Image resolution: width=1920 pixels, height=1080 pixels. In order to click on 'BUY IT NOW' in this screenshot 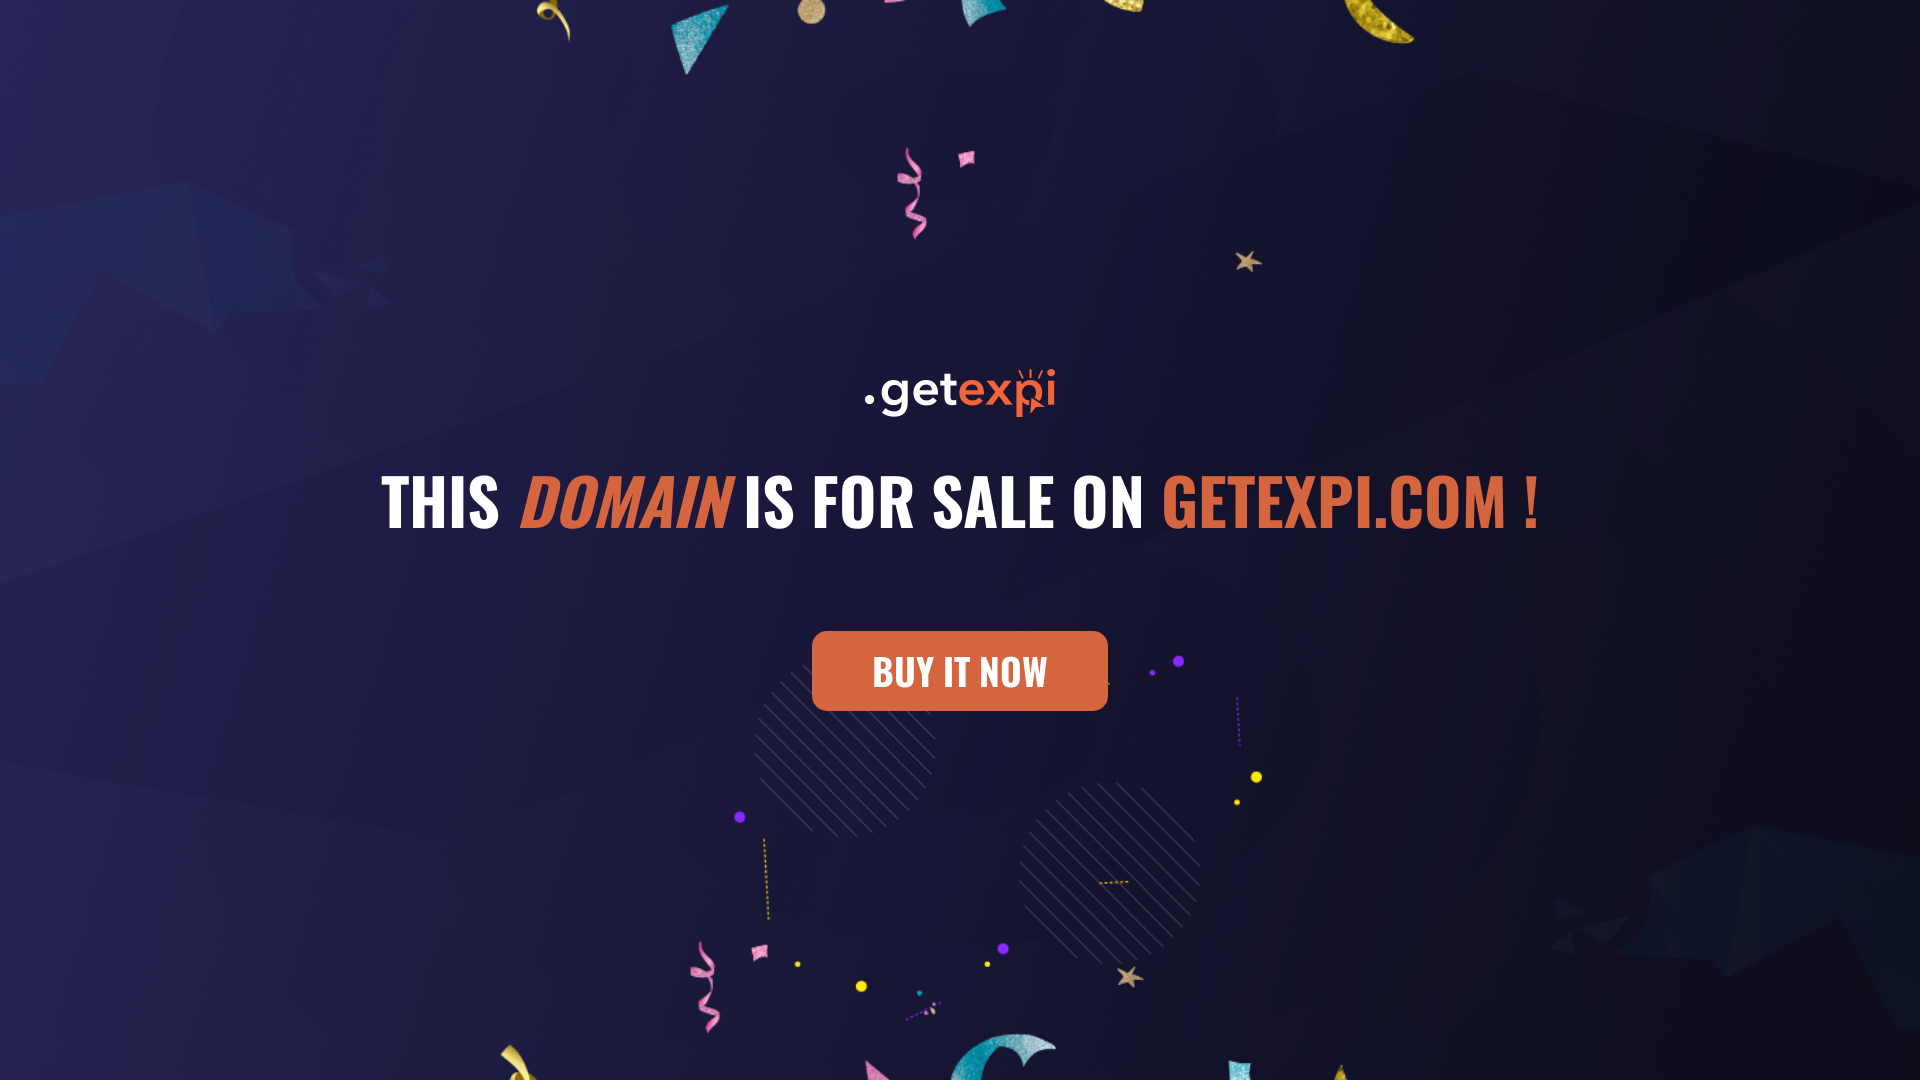, I will do `click(960, 678)`.